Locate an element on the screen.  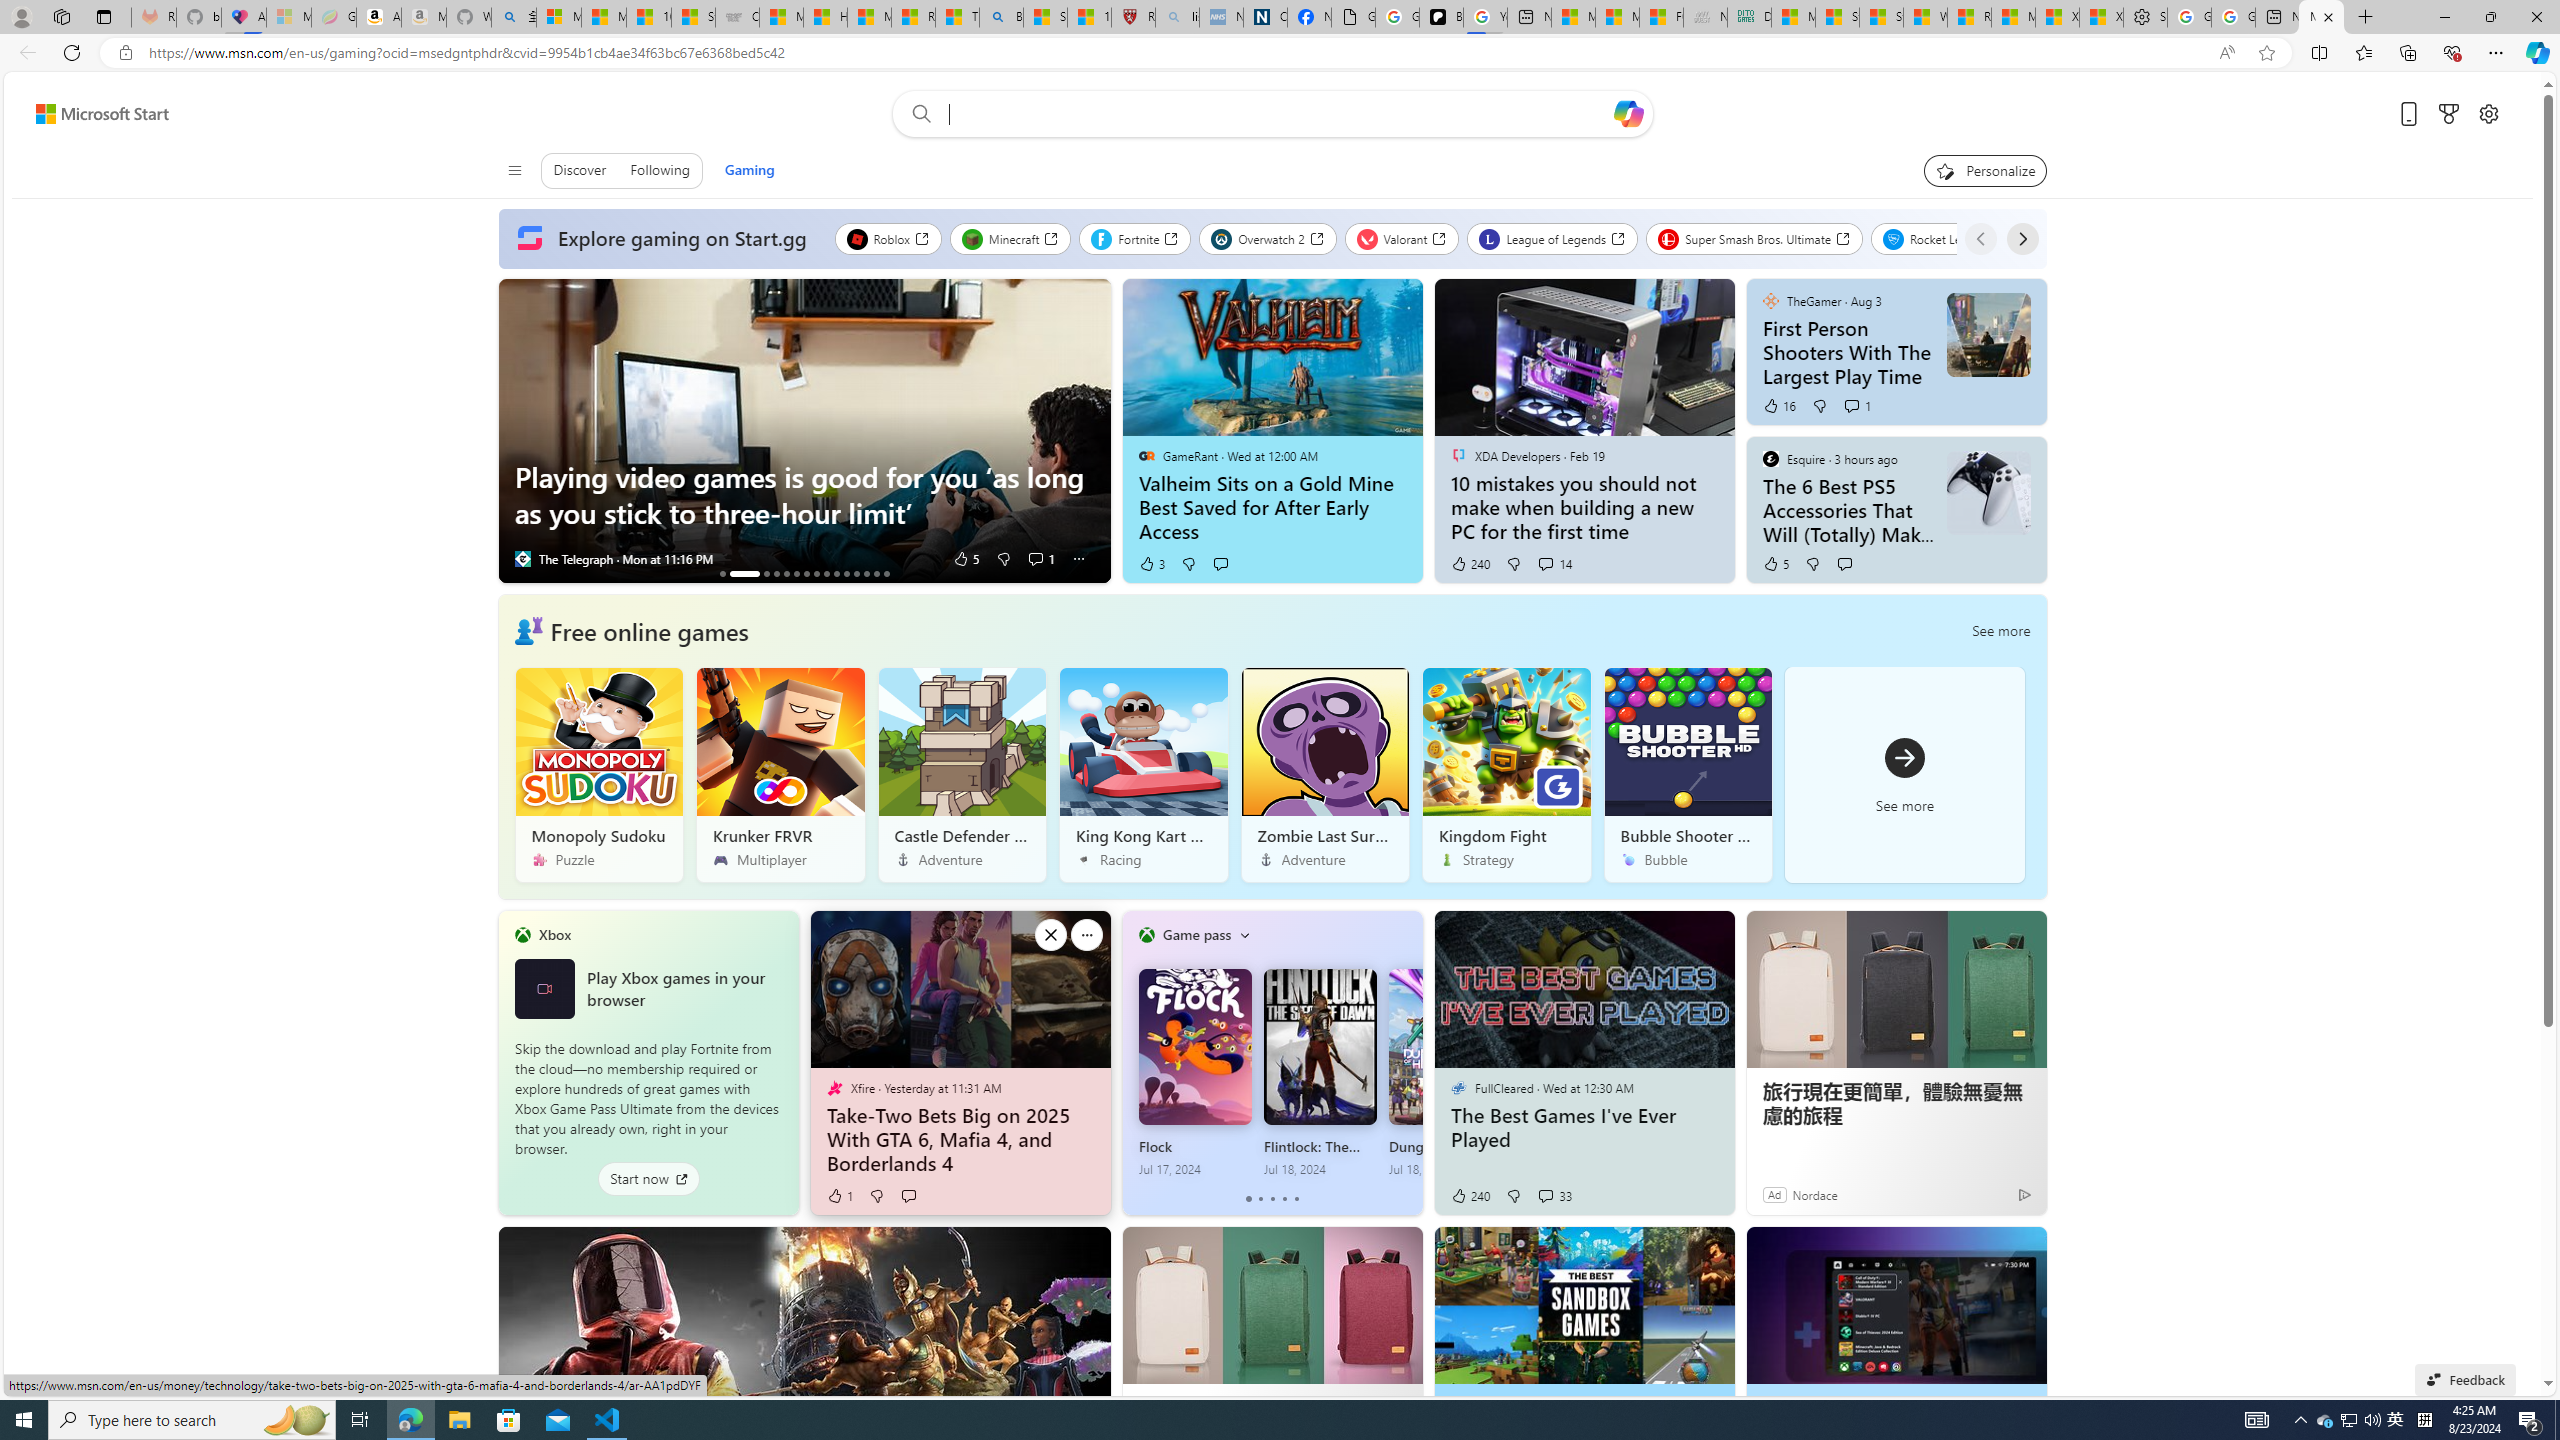
'Start now' is located at coordinates (648, 1179).